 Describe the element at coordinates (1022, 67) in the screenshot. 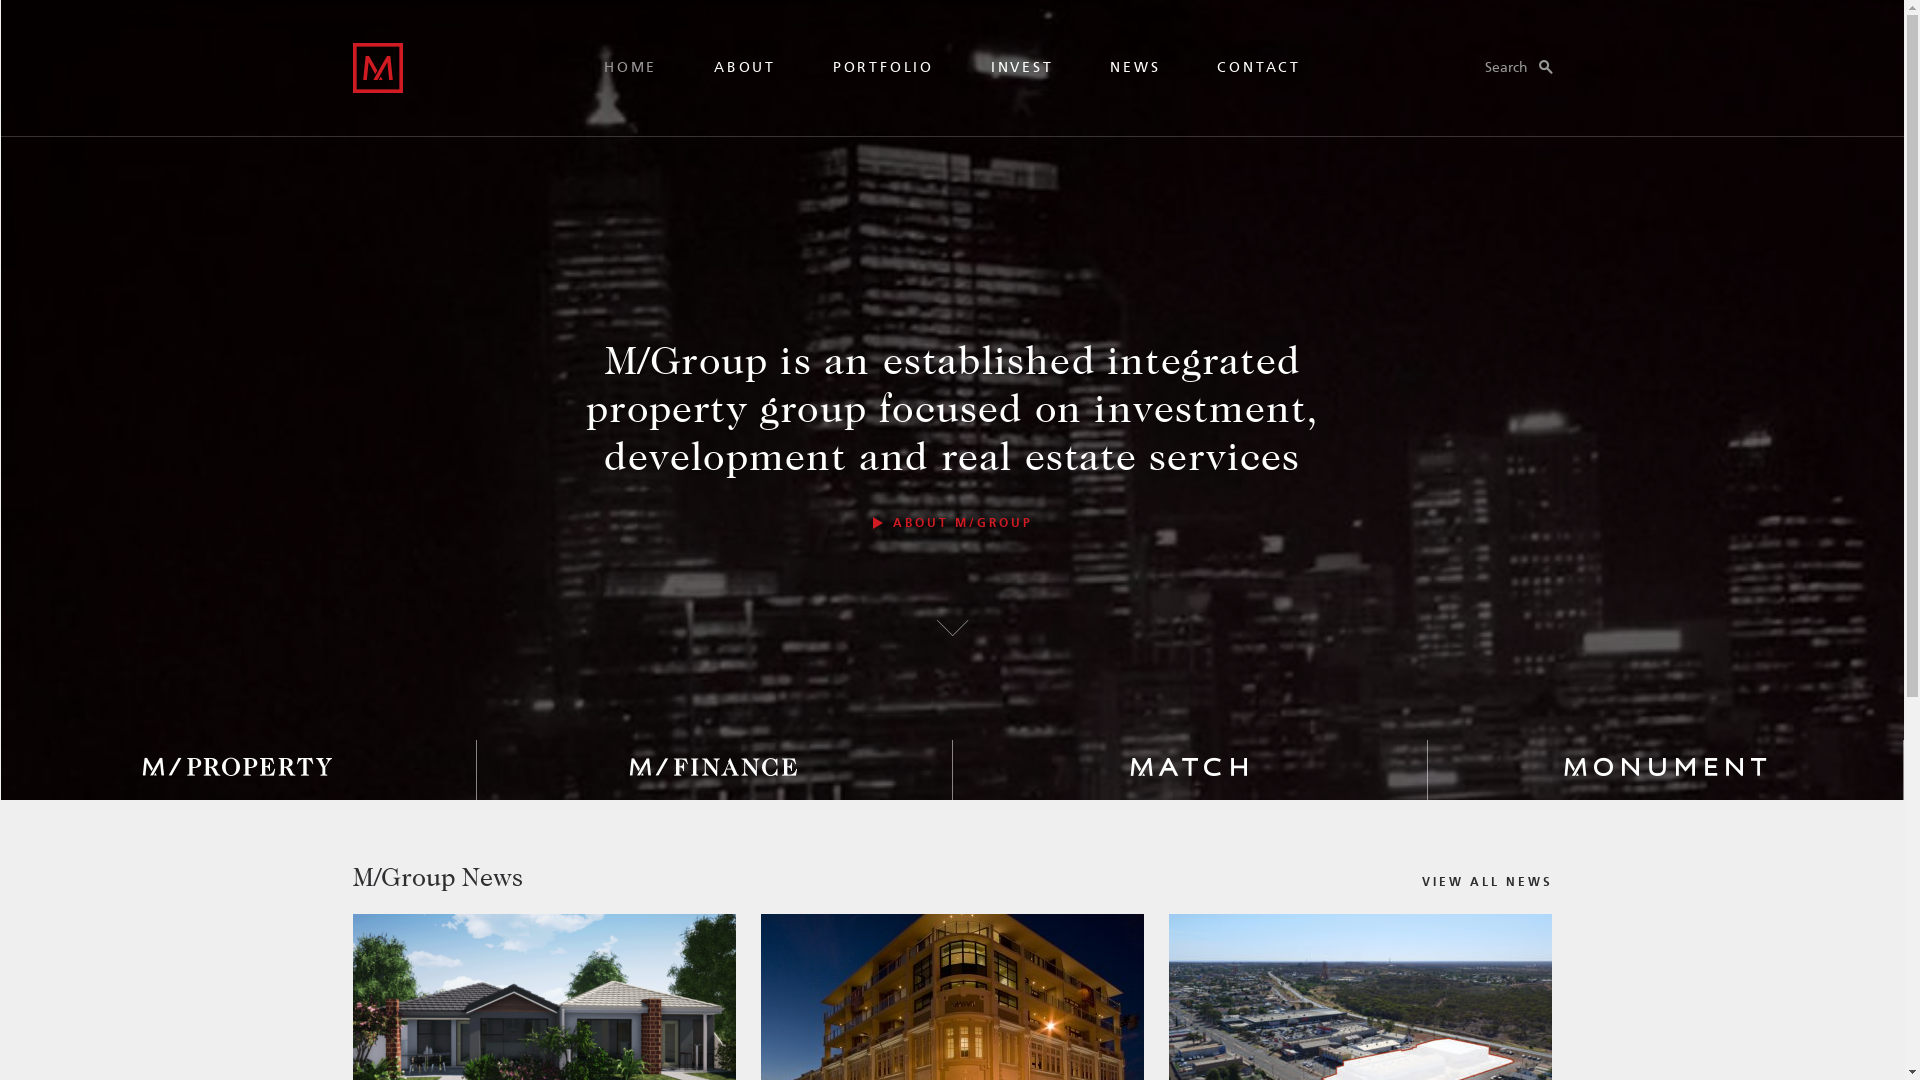

I see `'INVEST'` at that location.